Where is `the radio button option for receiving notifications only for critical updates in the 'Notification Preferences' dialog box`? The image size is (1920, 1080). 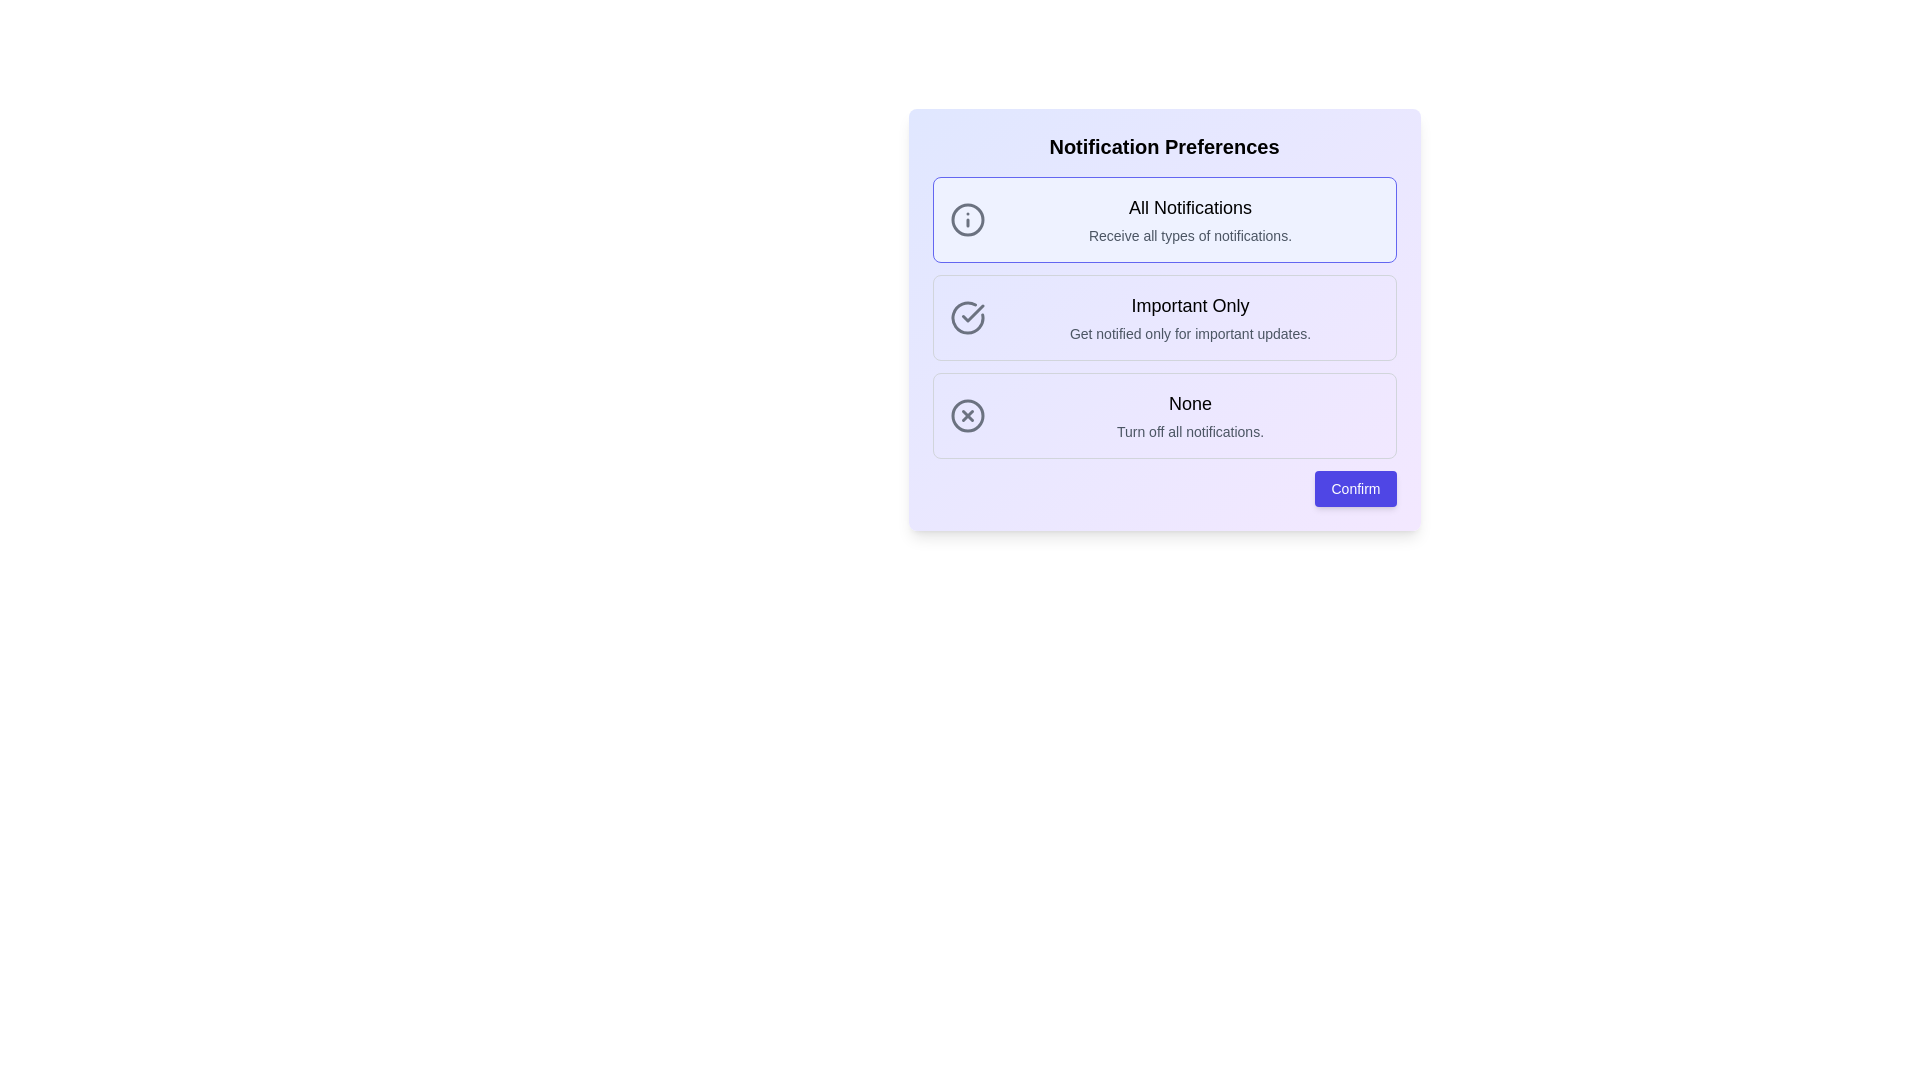 the radio button option for receiving notifications only for critical updates in the 'Notification Preferences' dialog box is located at coordinates (1164, 316).